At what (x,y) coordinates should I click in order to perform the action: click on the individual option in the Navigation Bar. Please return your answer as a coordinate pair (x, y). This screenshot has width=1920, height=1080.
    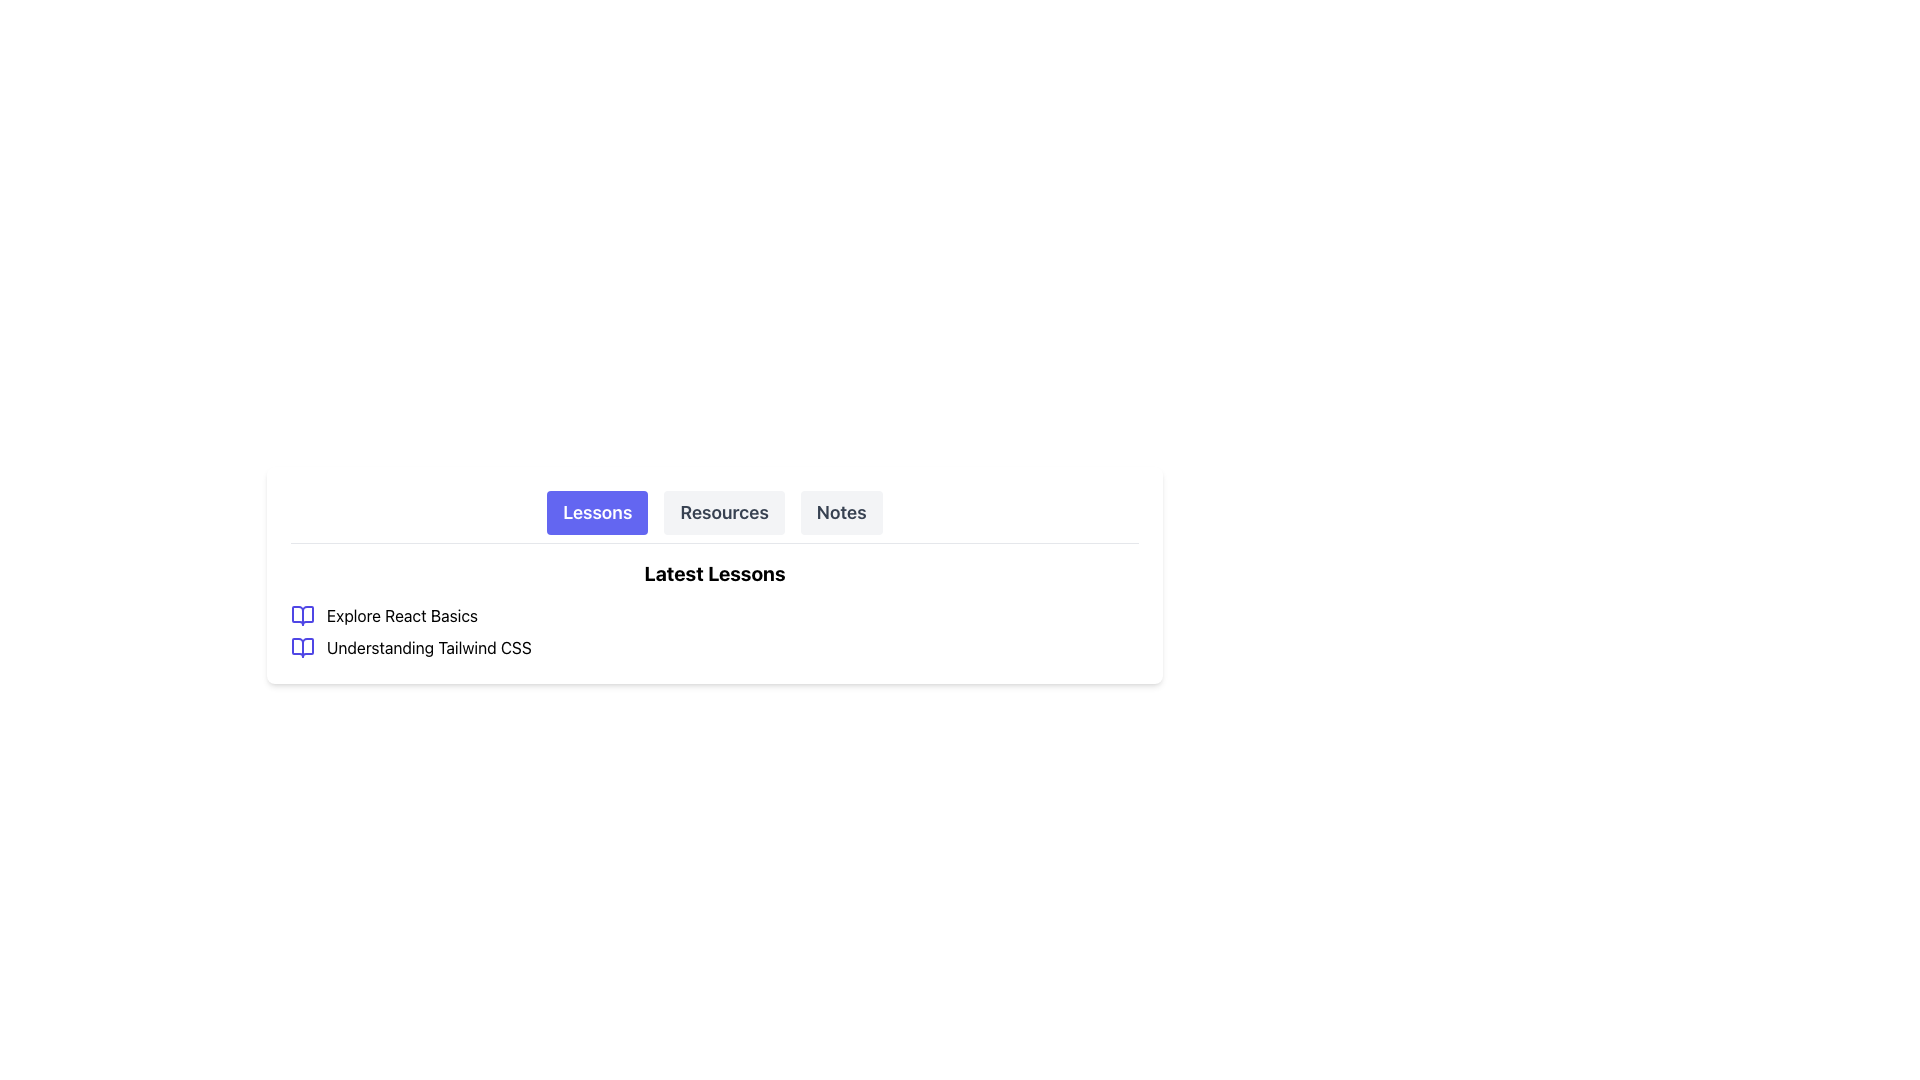
    Looking at the image, I should click on (715, 516).